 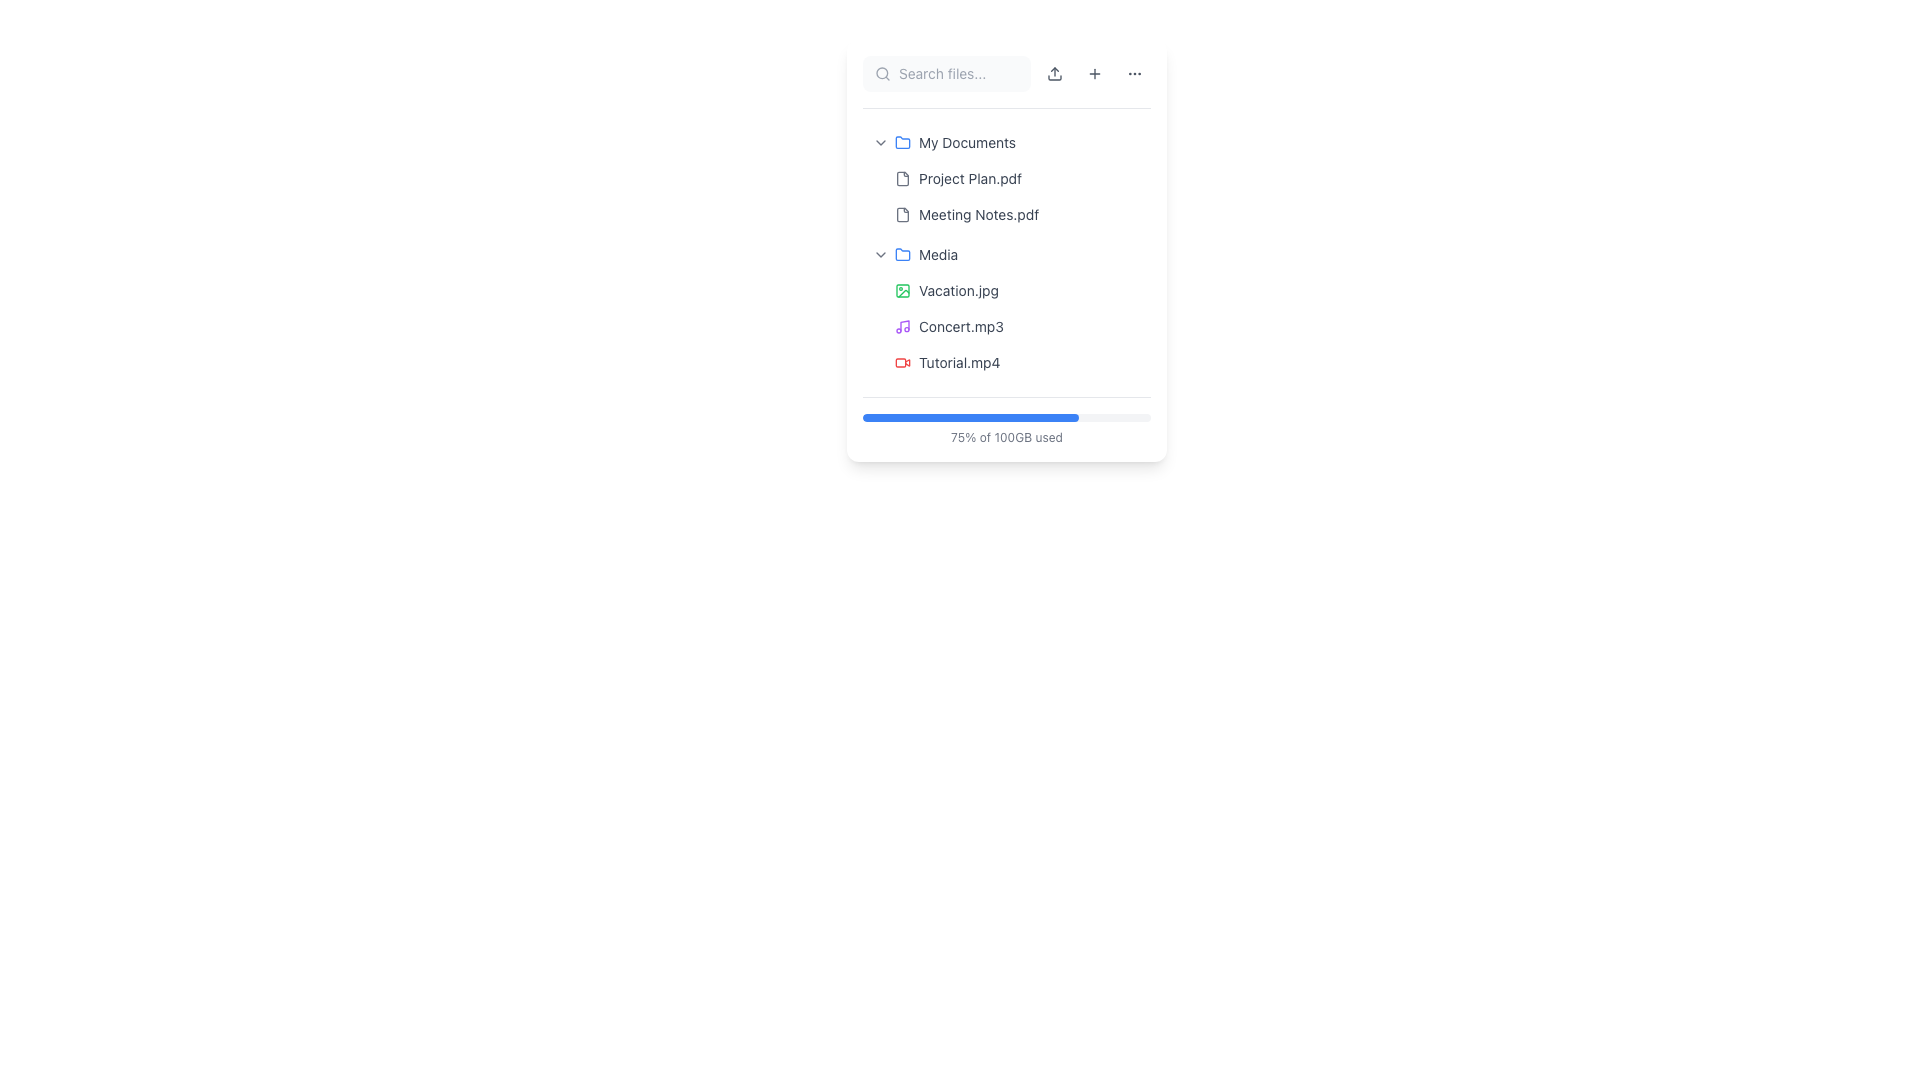 What do you see at coordinates (1018, 326) in the screenshot?
I see `on the list item representing the file entry 'Concert.mp3', which is the second item under the 'Media' folder` at bounding box center [1018, 326].